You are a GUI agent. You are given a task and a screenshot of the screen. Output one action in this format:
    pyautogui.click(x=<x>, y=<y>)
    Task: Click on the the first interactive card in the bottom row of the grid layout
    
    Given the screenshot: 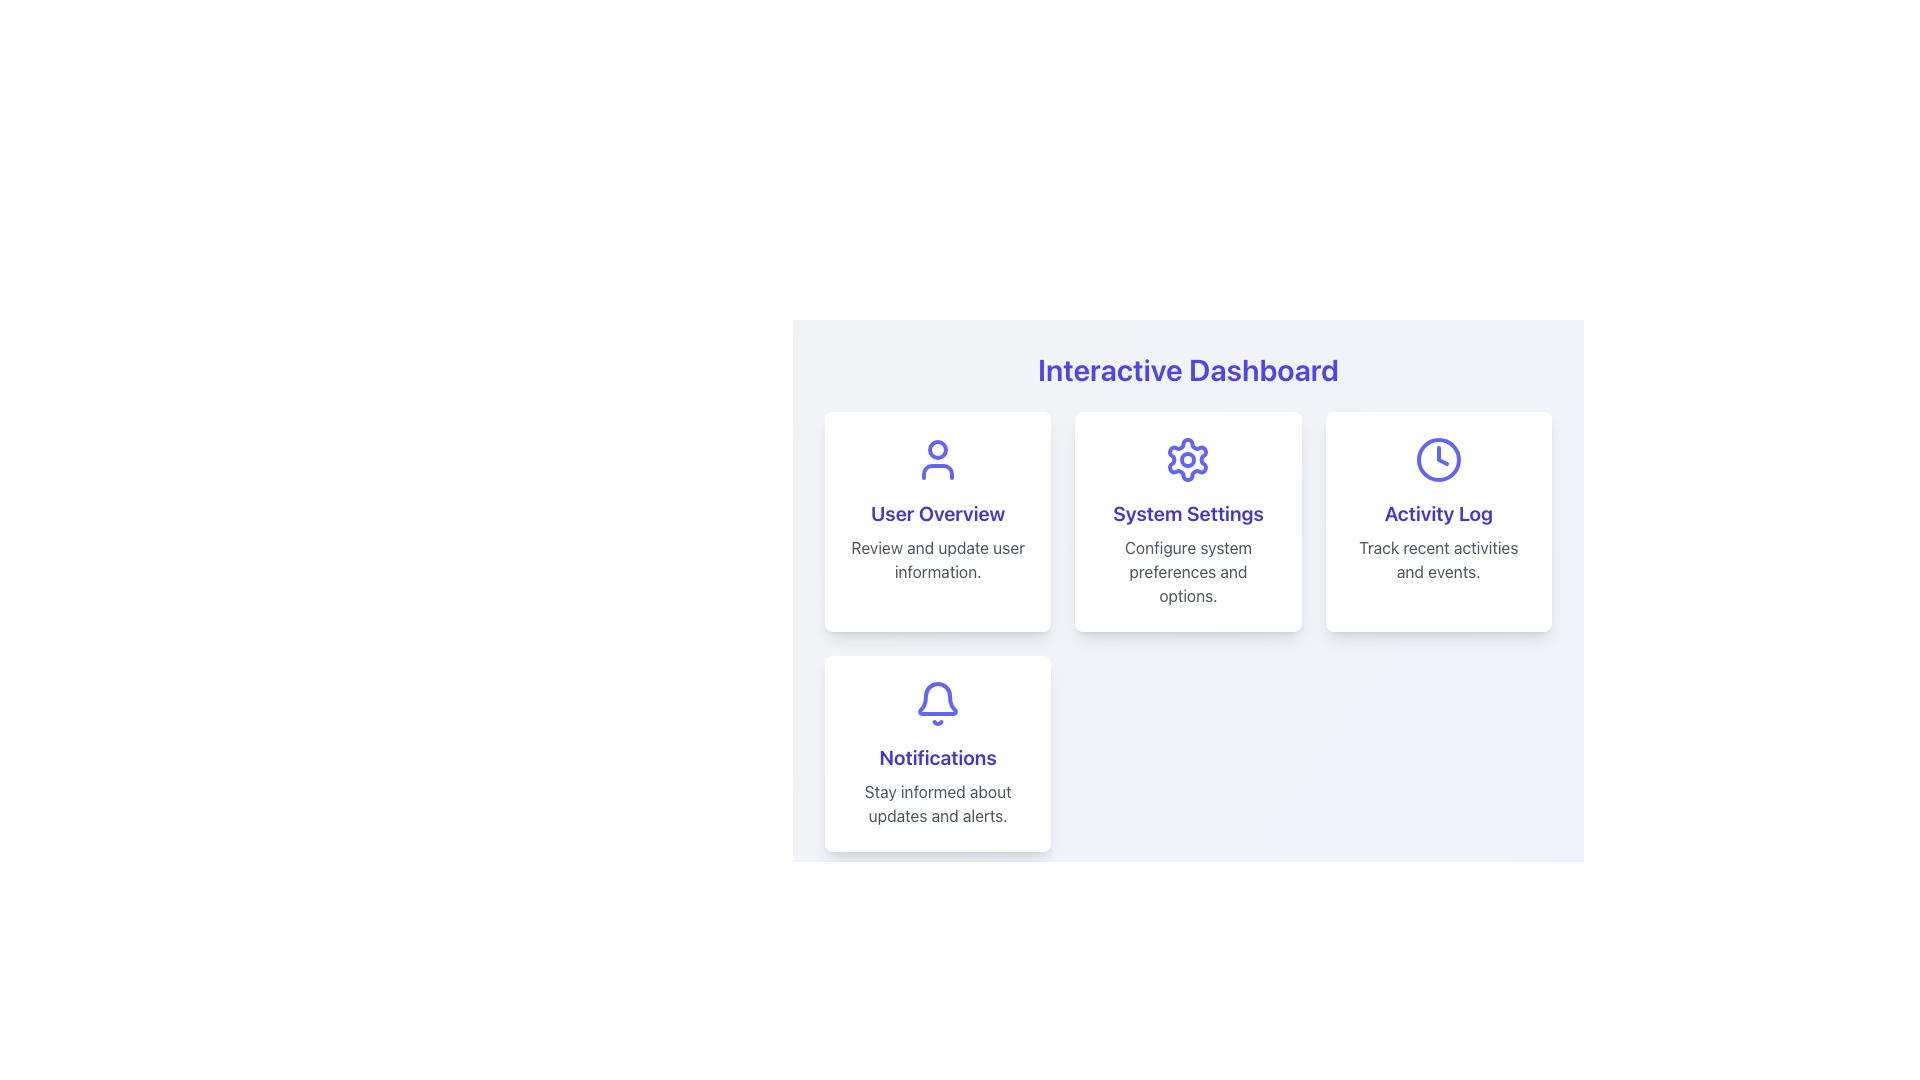 What is the action you would take?
    pyautogui.click(x=937, y=753)
    